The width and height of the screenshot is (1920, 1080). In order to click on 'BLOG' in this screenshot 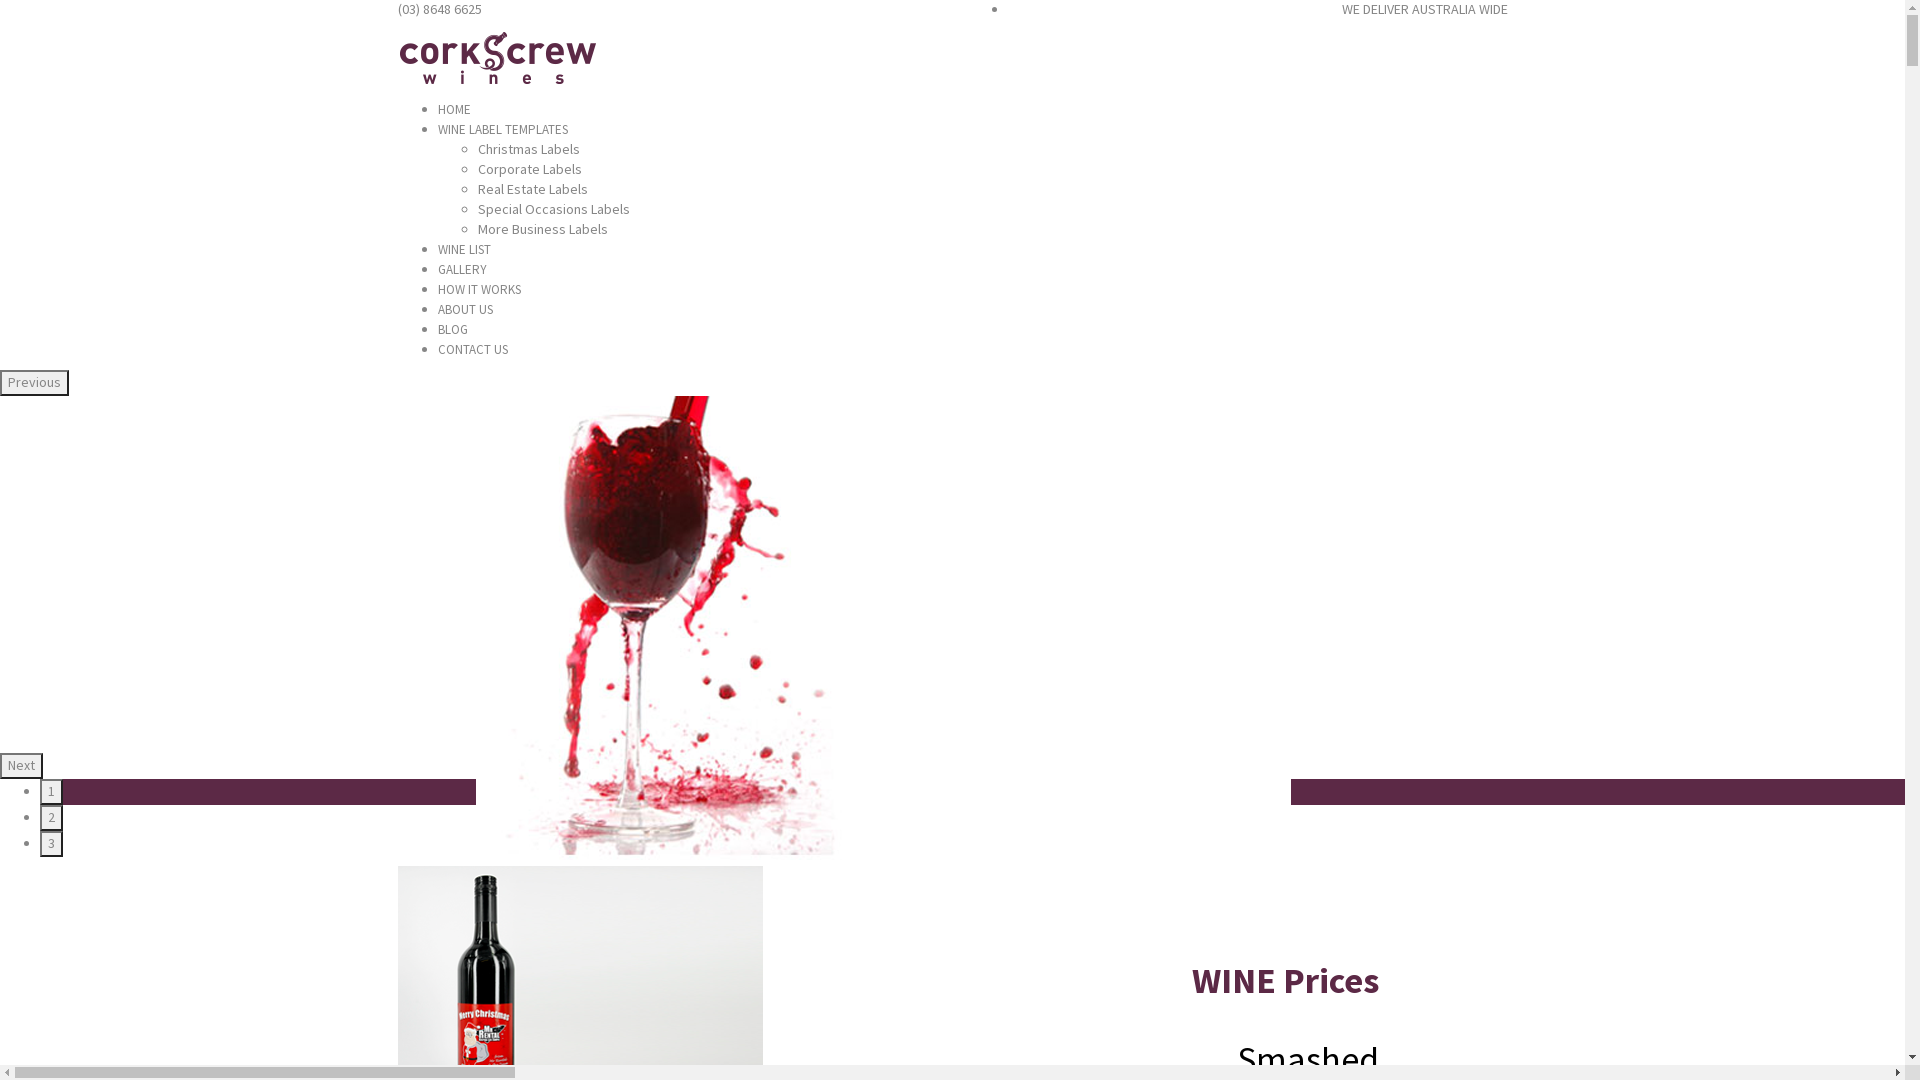, I will do `click(451, 328)`.